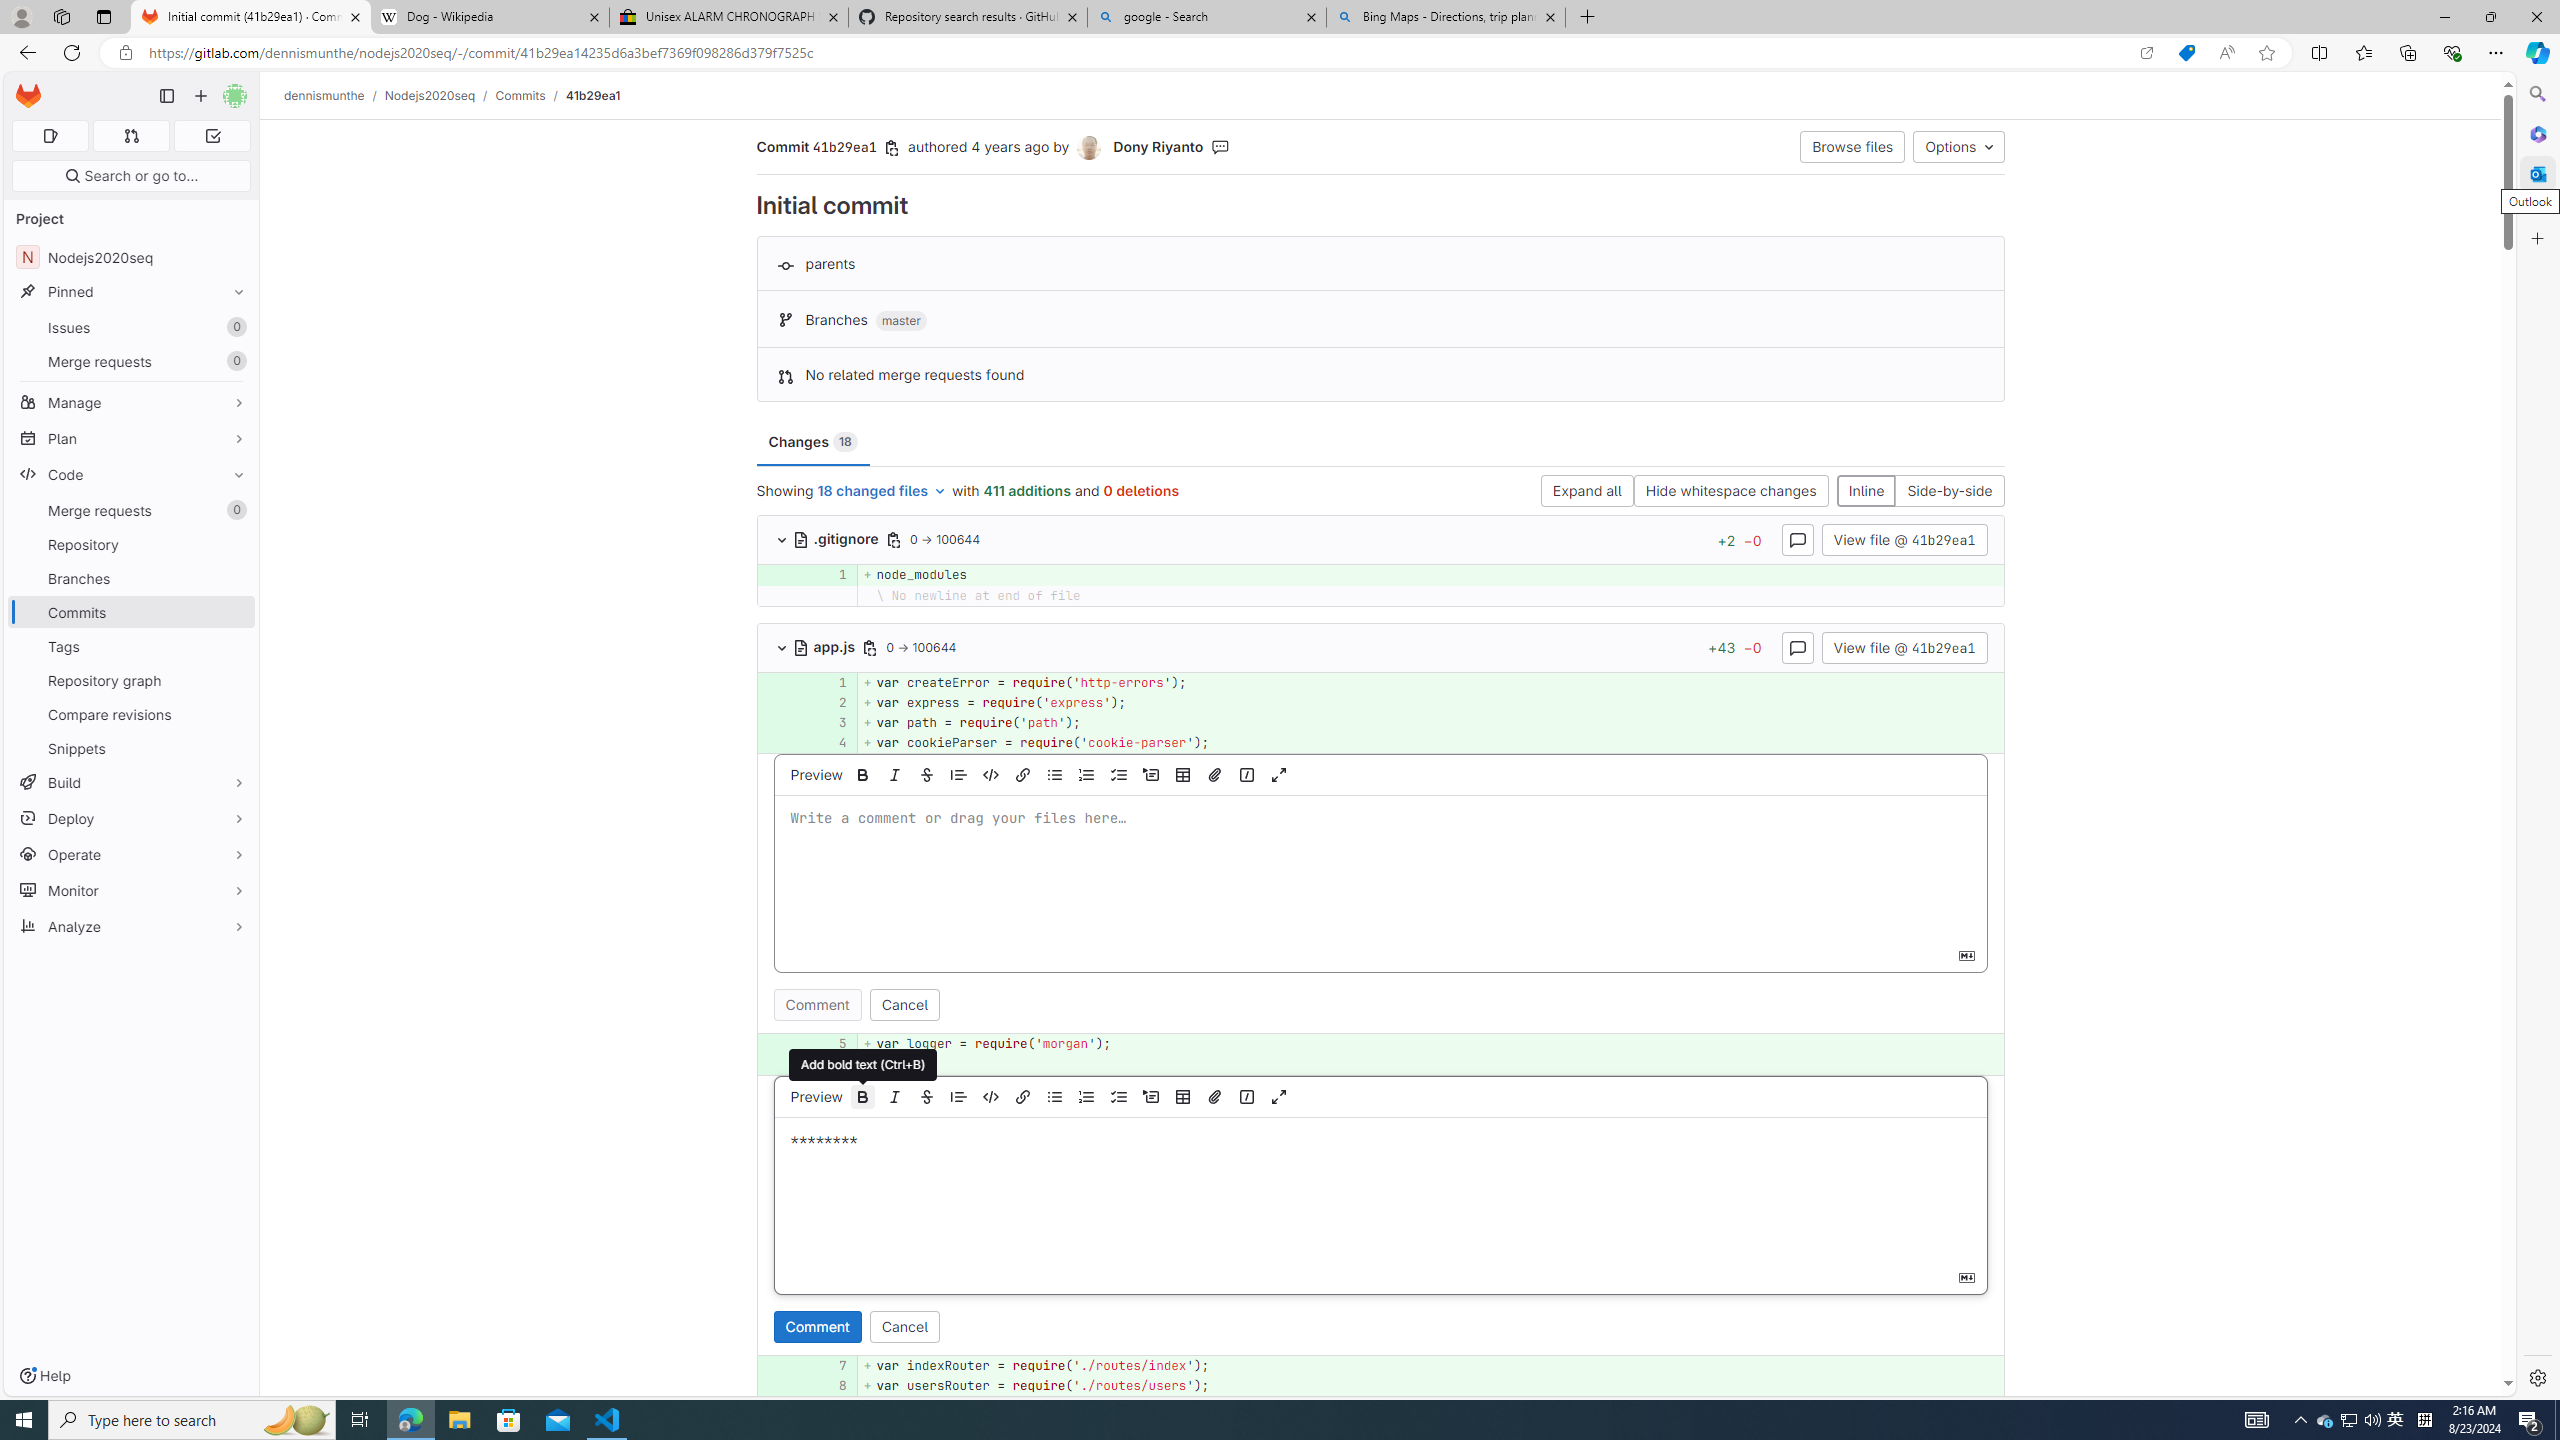 The height and width of the screenshot is (1440, 2560). What do you see at coordinates (130, 437) in the screenshot?
I see `'Plan'` at bounding box center [130, 437].